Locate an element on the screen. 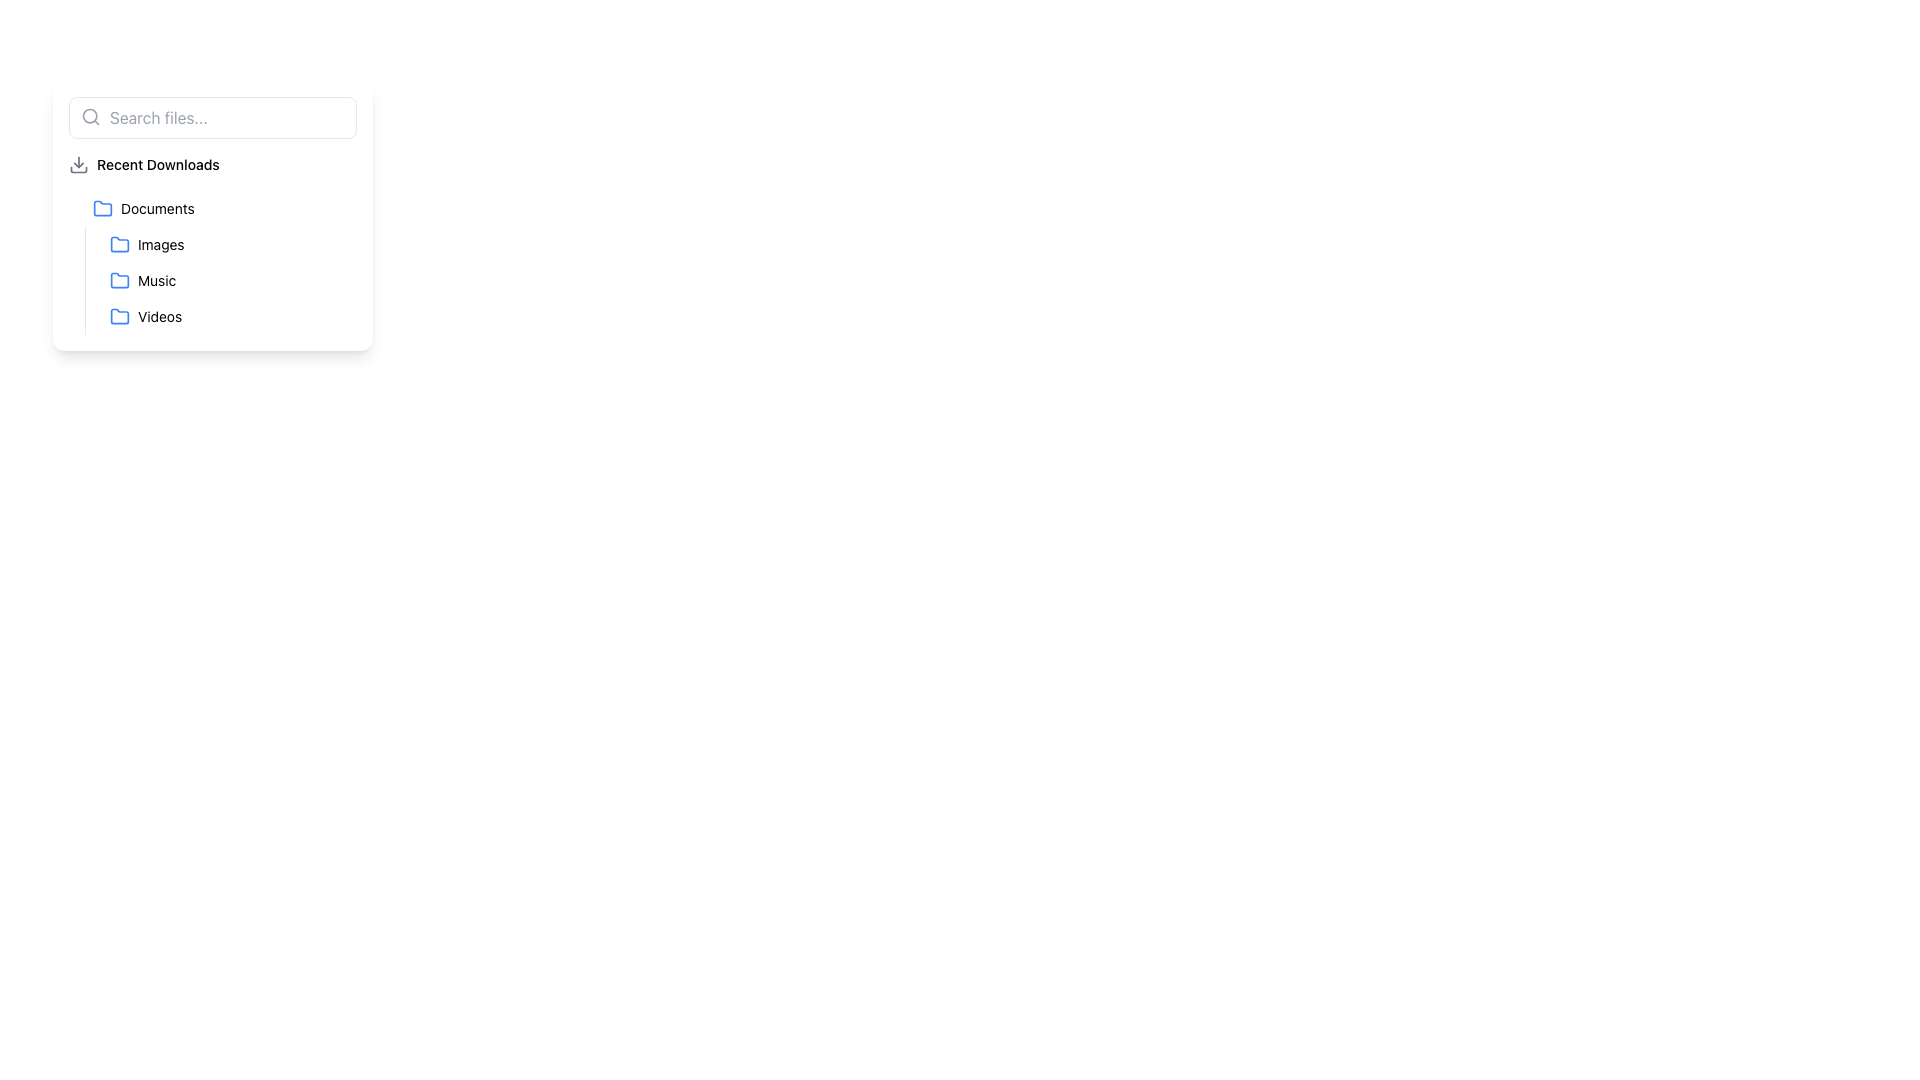 The width and height of the screenshot is (1920, 1080). the 'Documents' folder icon located in the left sidebar under the 'Recent Downloads' section is located at coordinates (101, 208).